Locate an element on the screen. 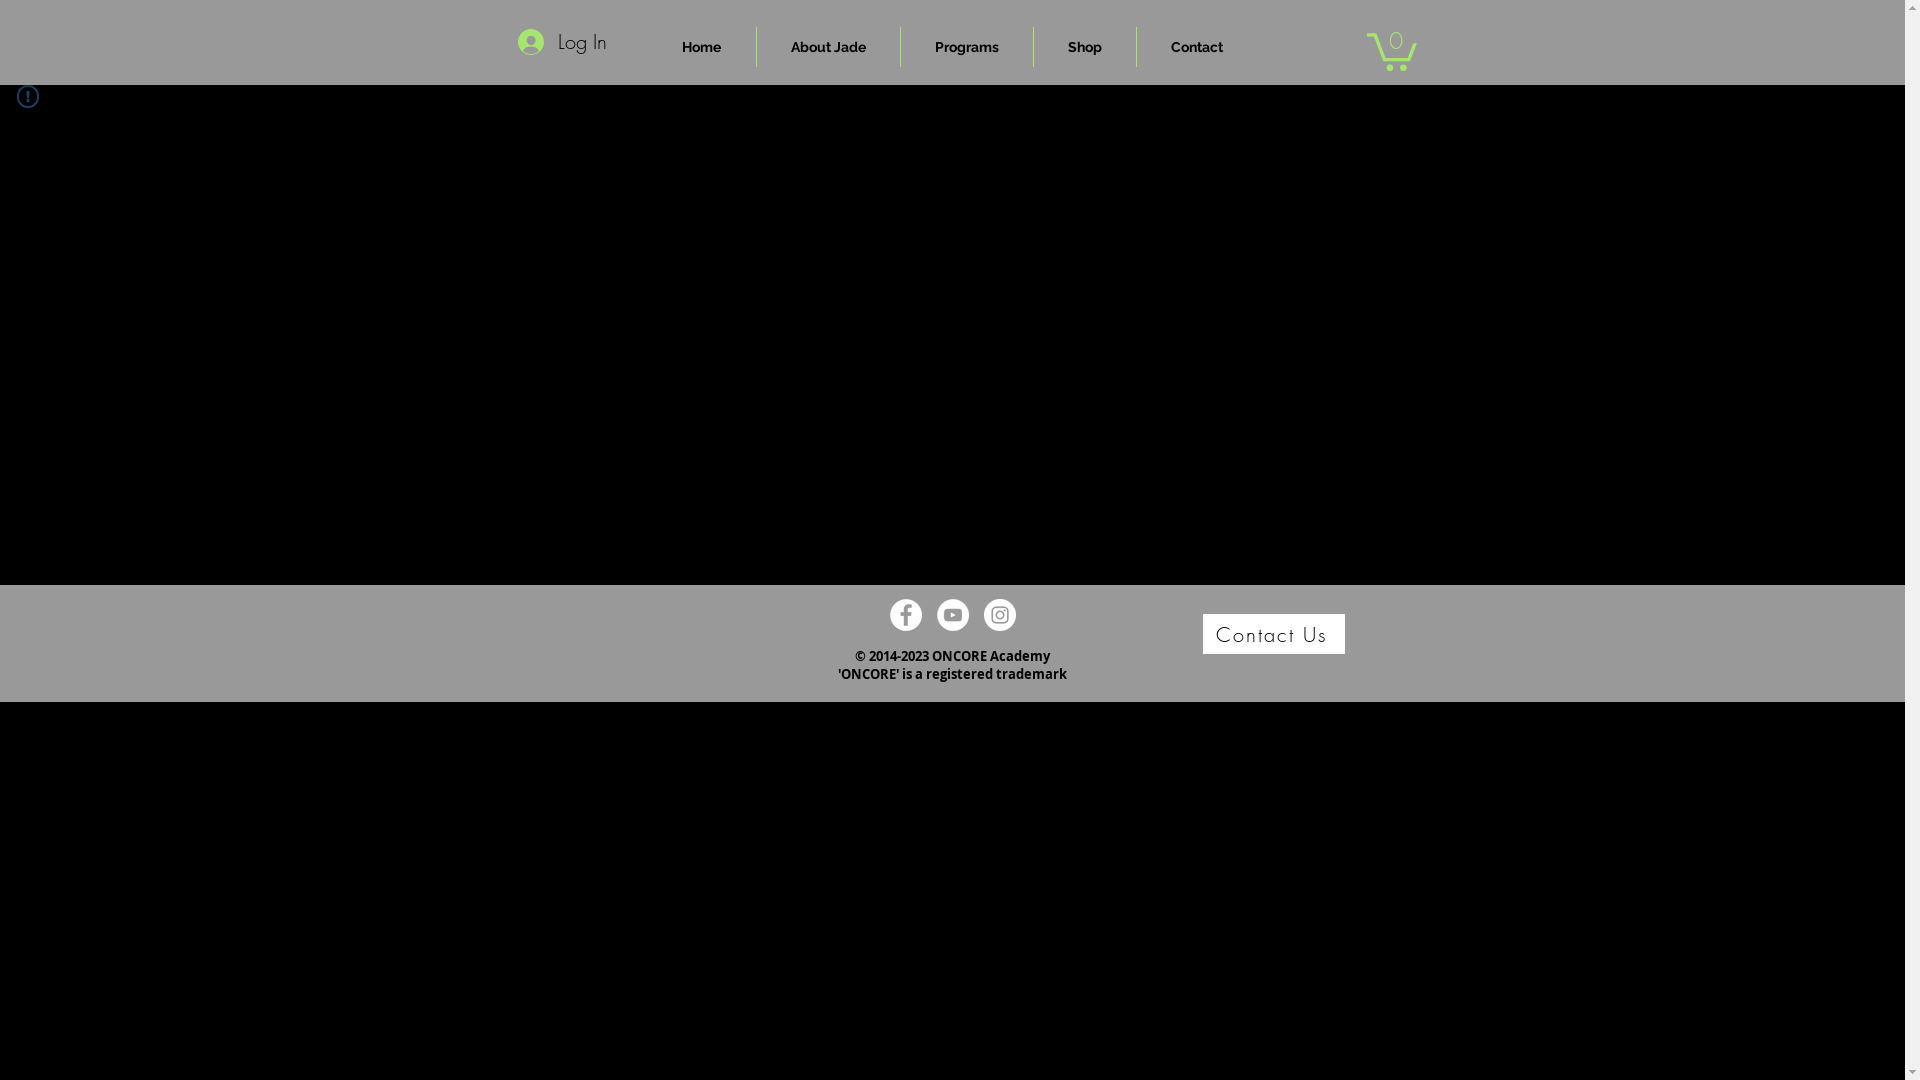 The height and width of the screenshot is (1080, 1920). 'About Jade' is located at coordinates (827, 45).